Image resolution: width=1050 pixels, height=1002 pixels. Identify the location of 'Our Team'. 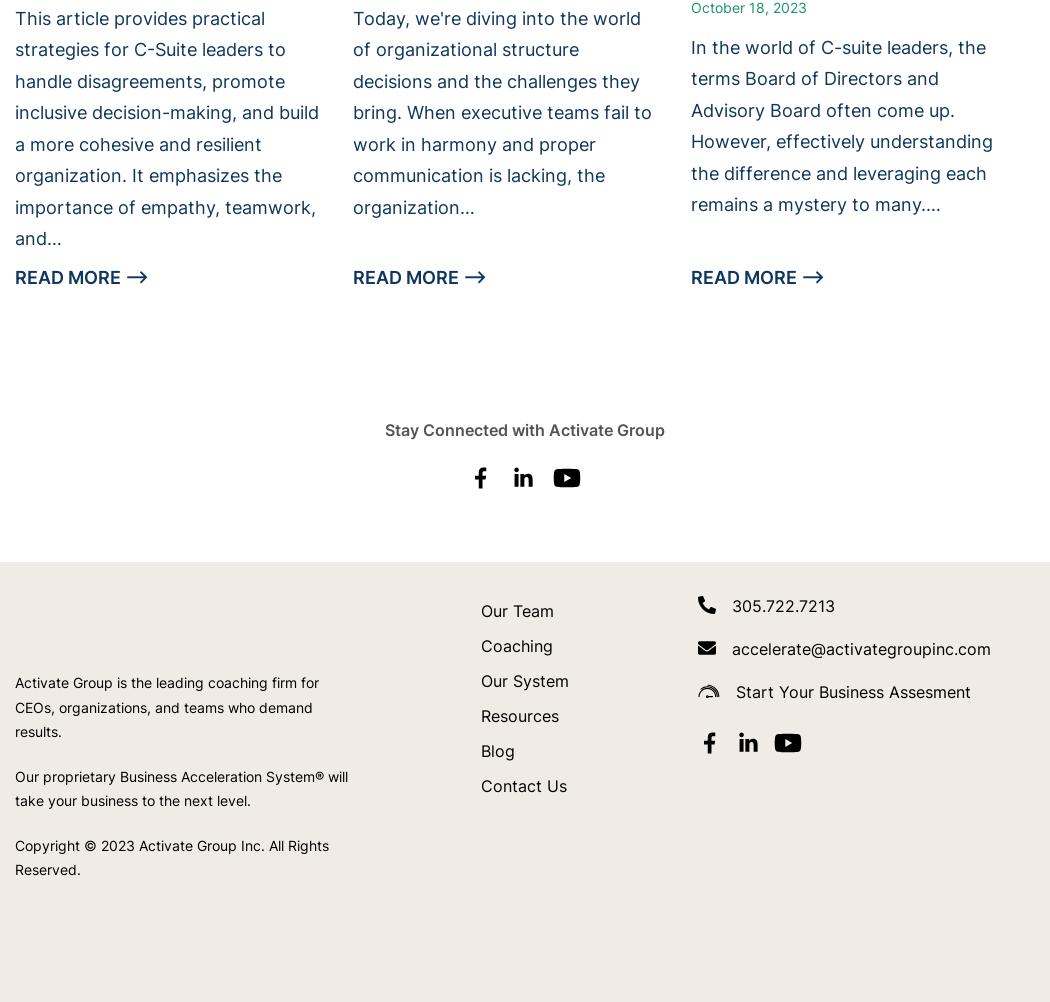
(481, 609).